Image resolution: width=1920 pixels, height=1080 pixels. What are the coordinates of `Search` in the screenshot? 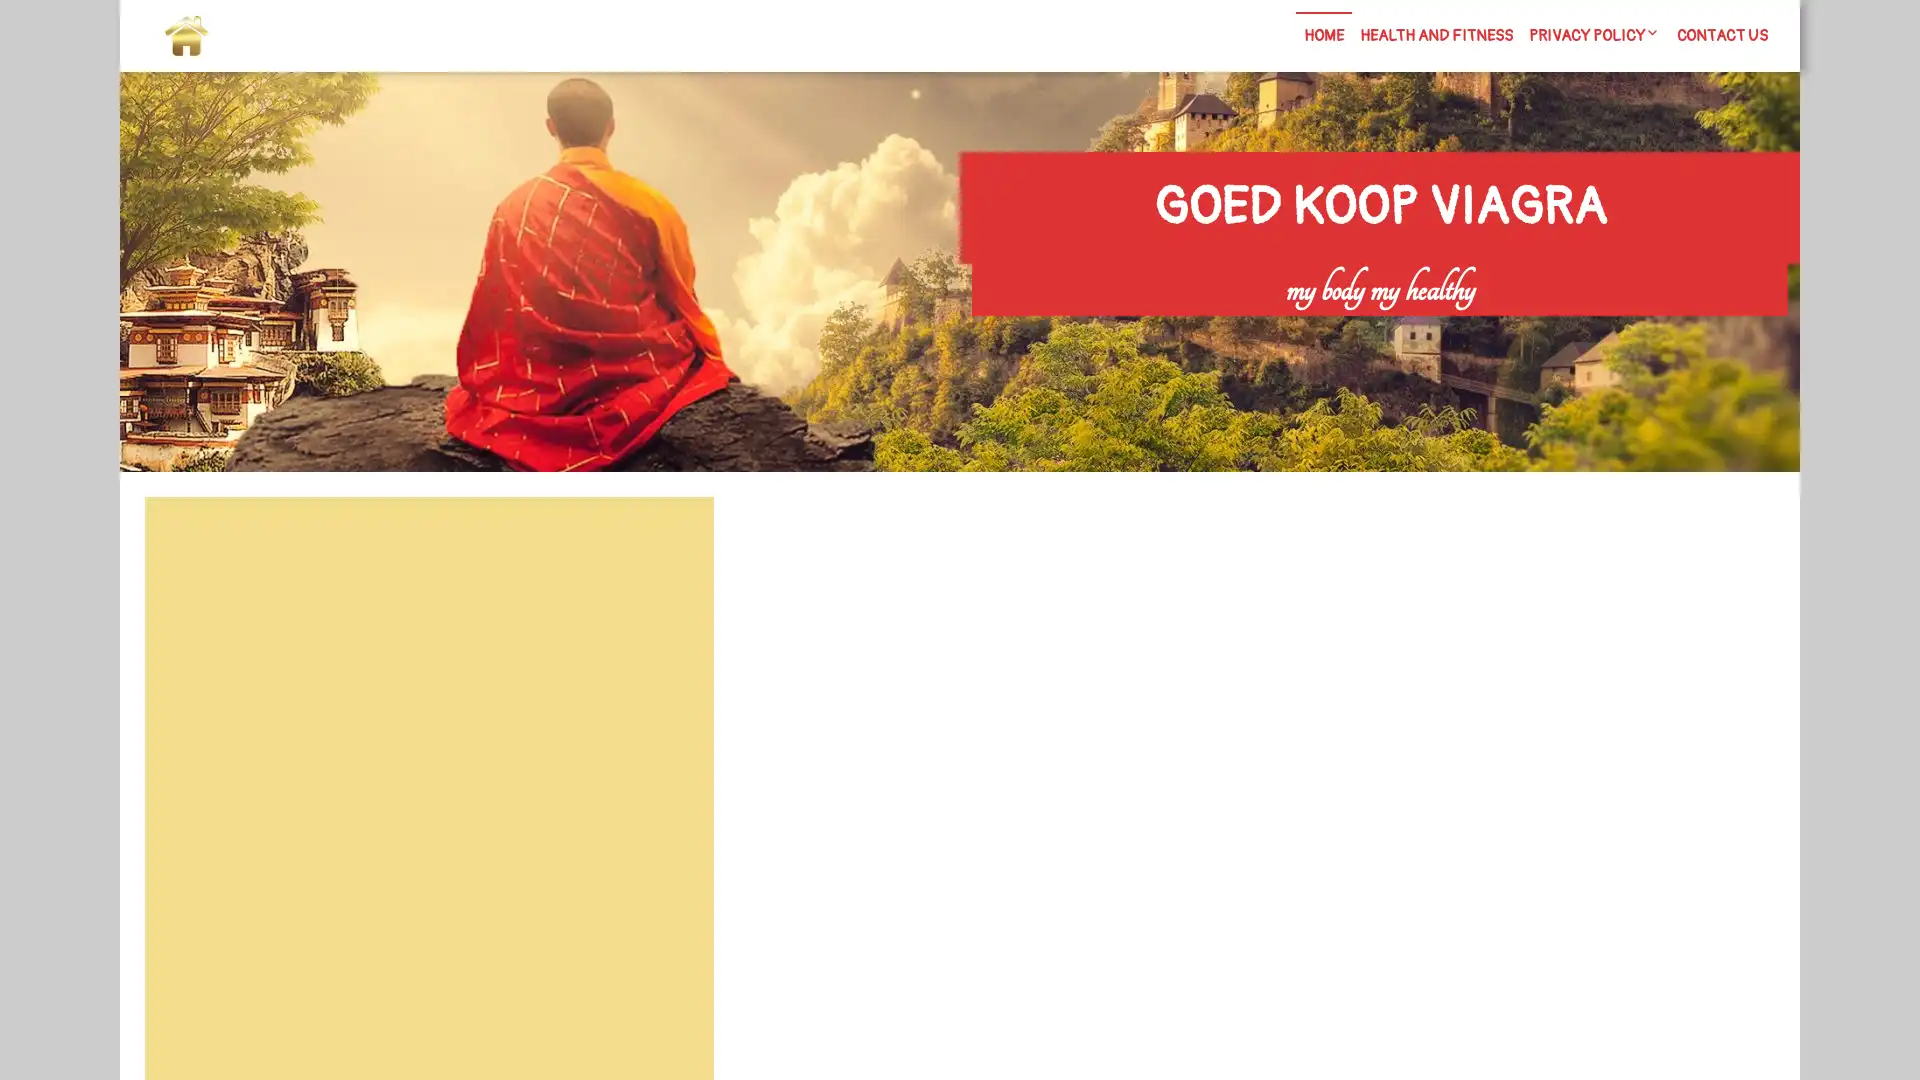 It's located at (1557, 327).